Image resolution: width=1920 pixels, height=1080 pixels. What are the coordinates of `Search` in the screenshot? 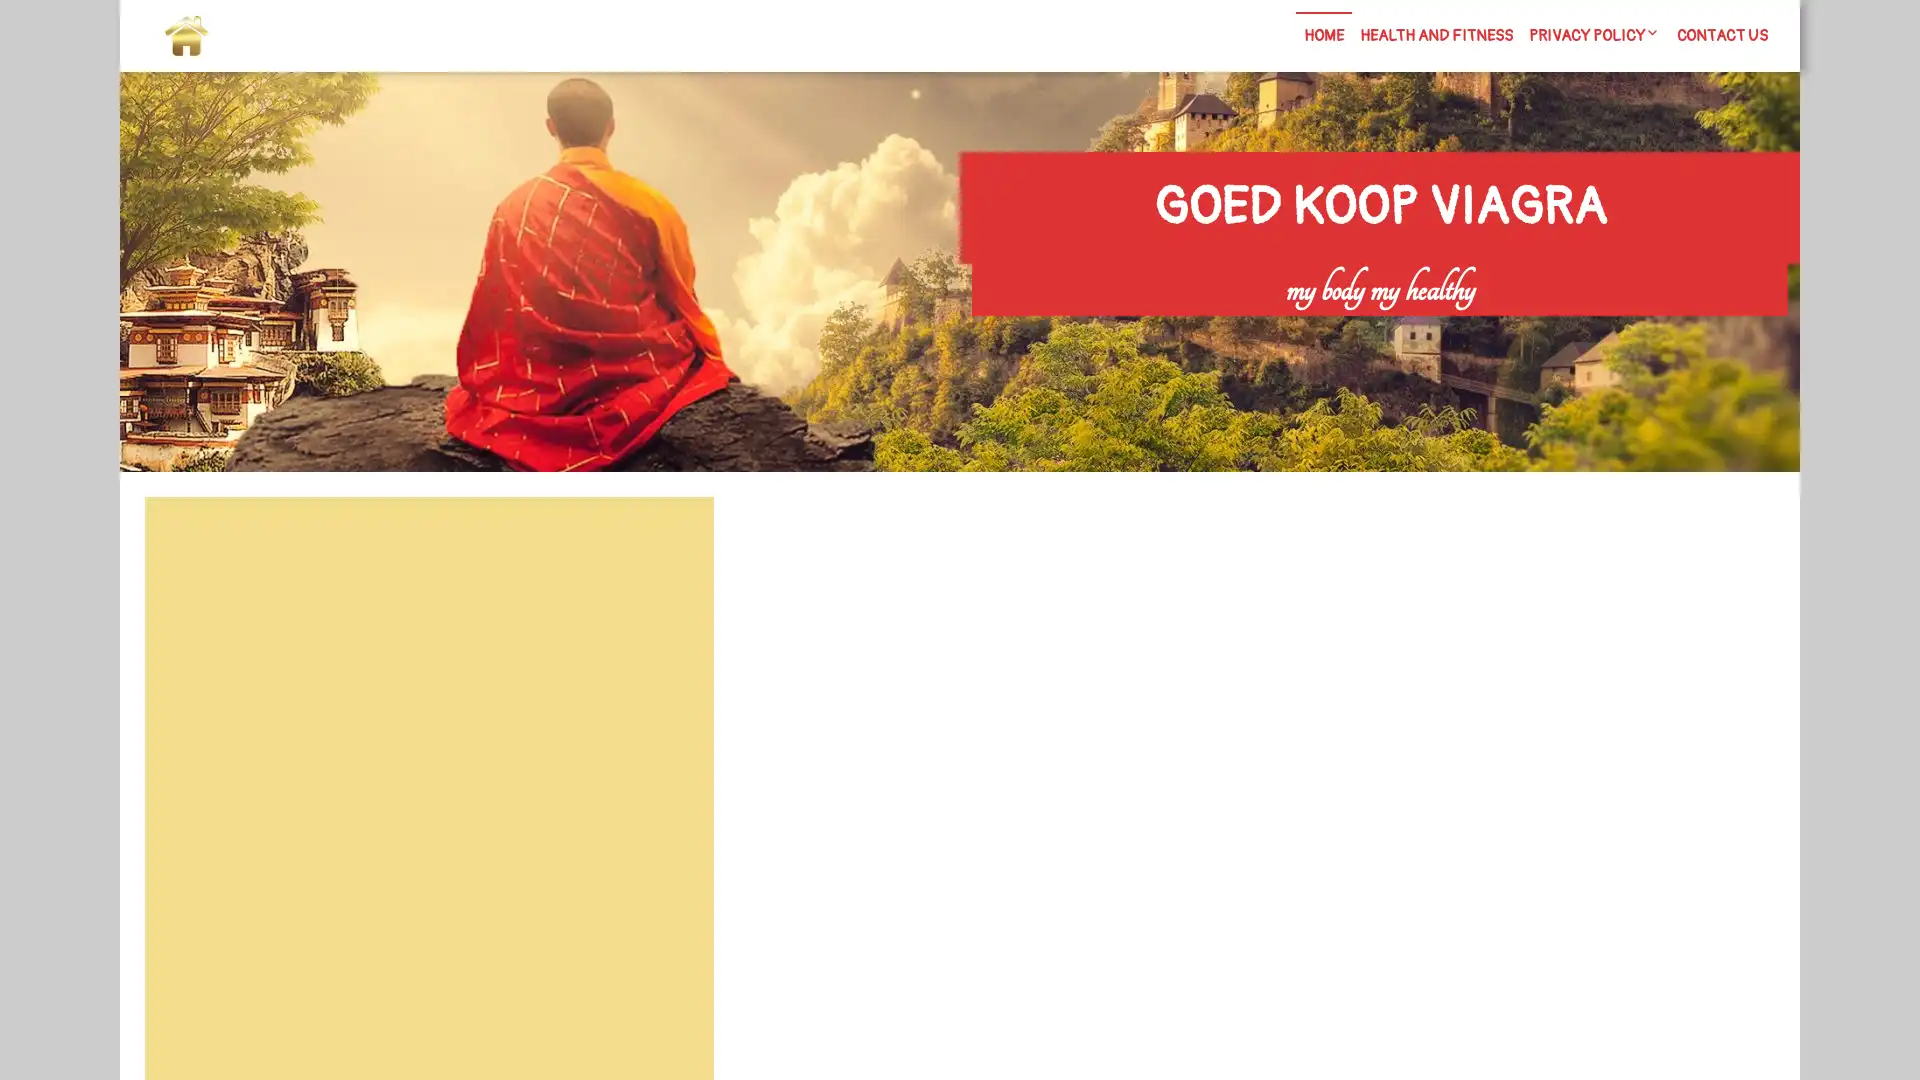 It's located at (1557, 327).